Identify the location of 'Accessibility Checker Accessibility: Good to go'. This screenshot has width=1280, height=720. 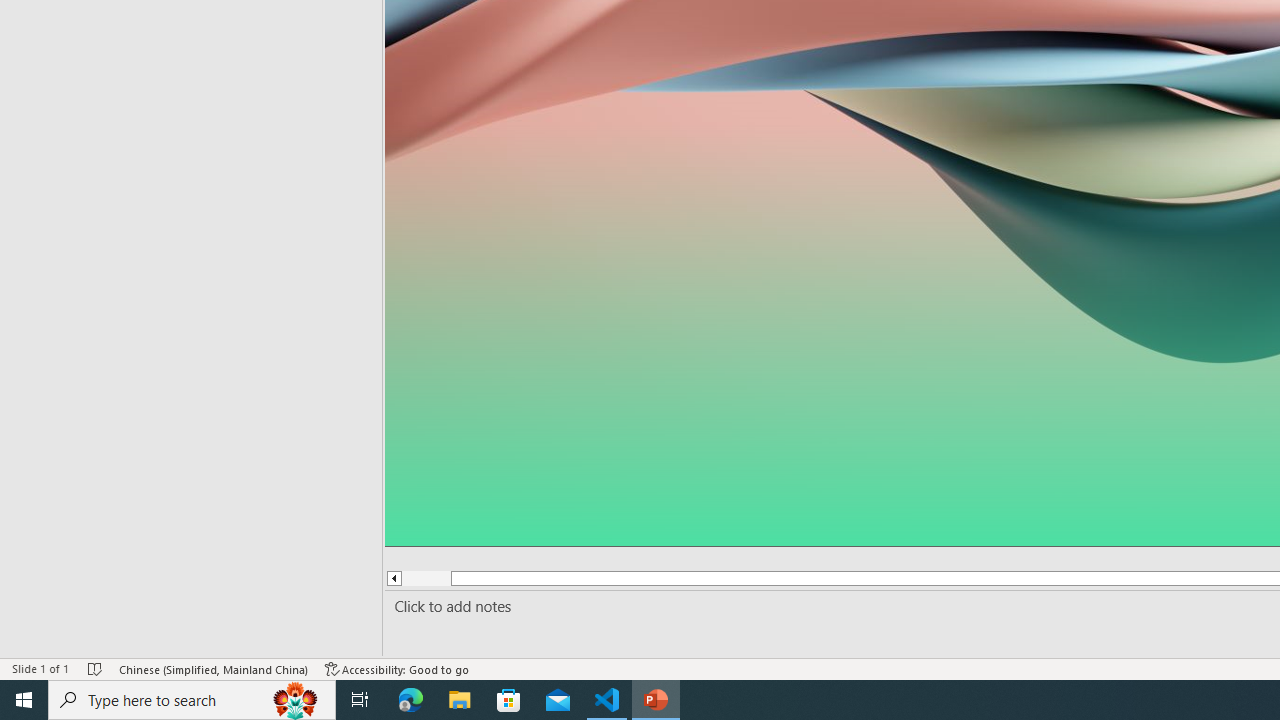
(397, 669).